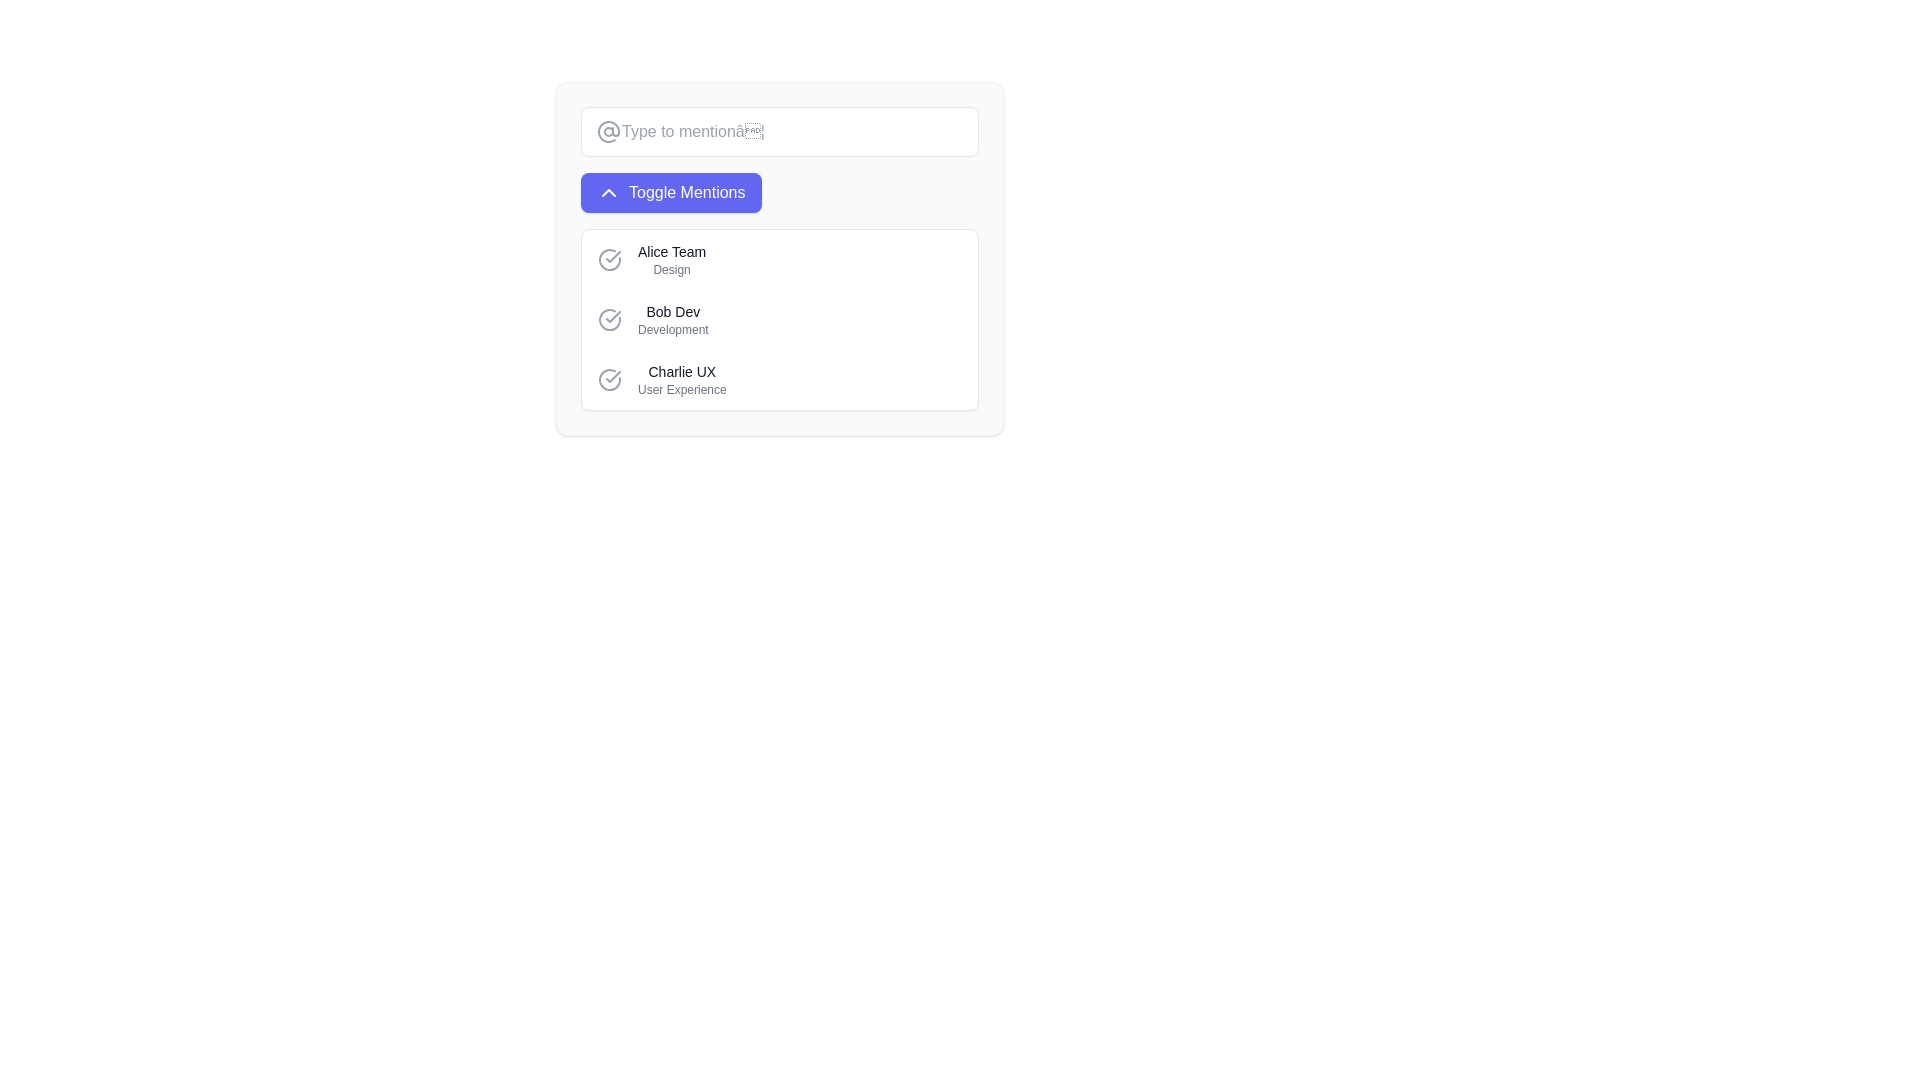  I want to click on the first list item labeled 'Alice Team', so click(672, 258).